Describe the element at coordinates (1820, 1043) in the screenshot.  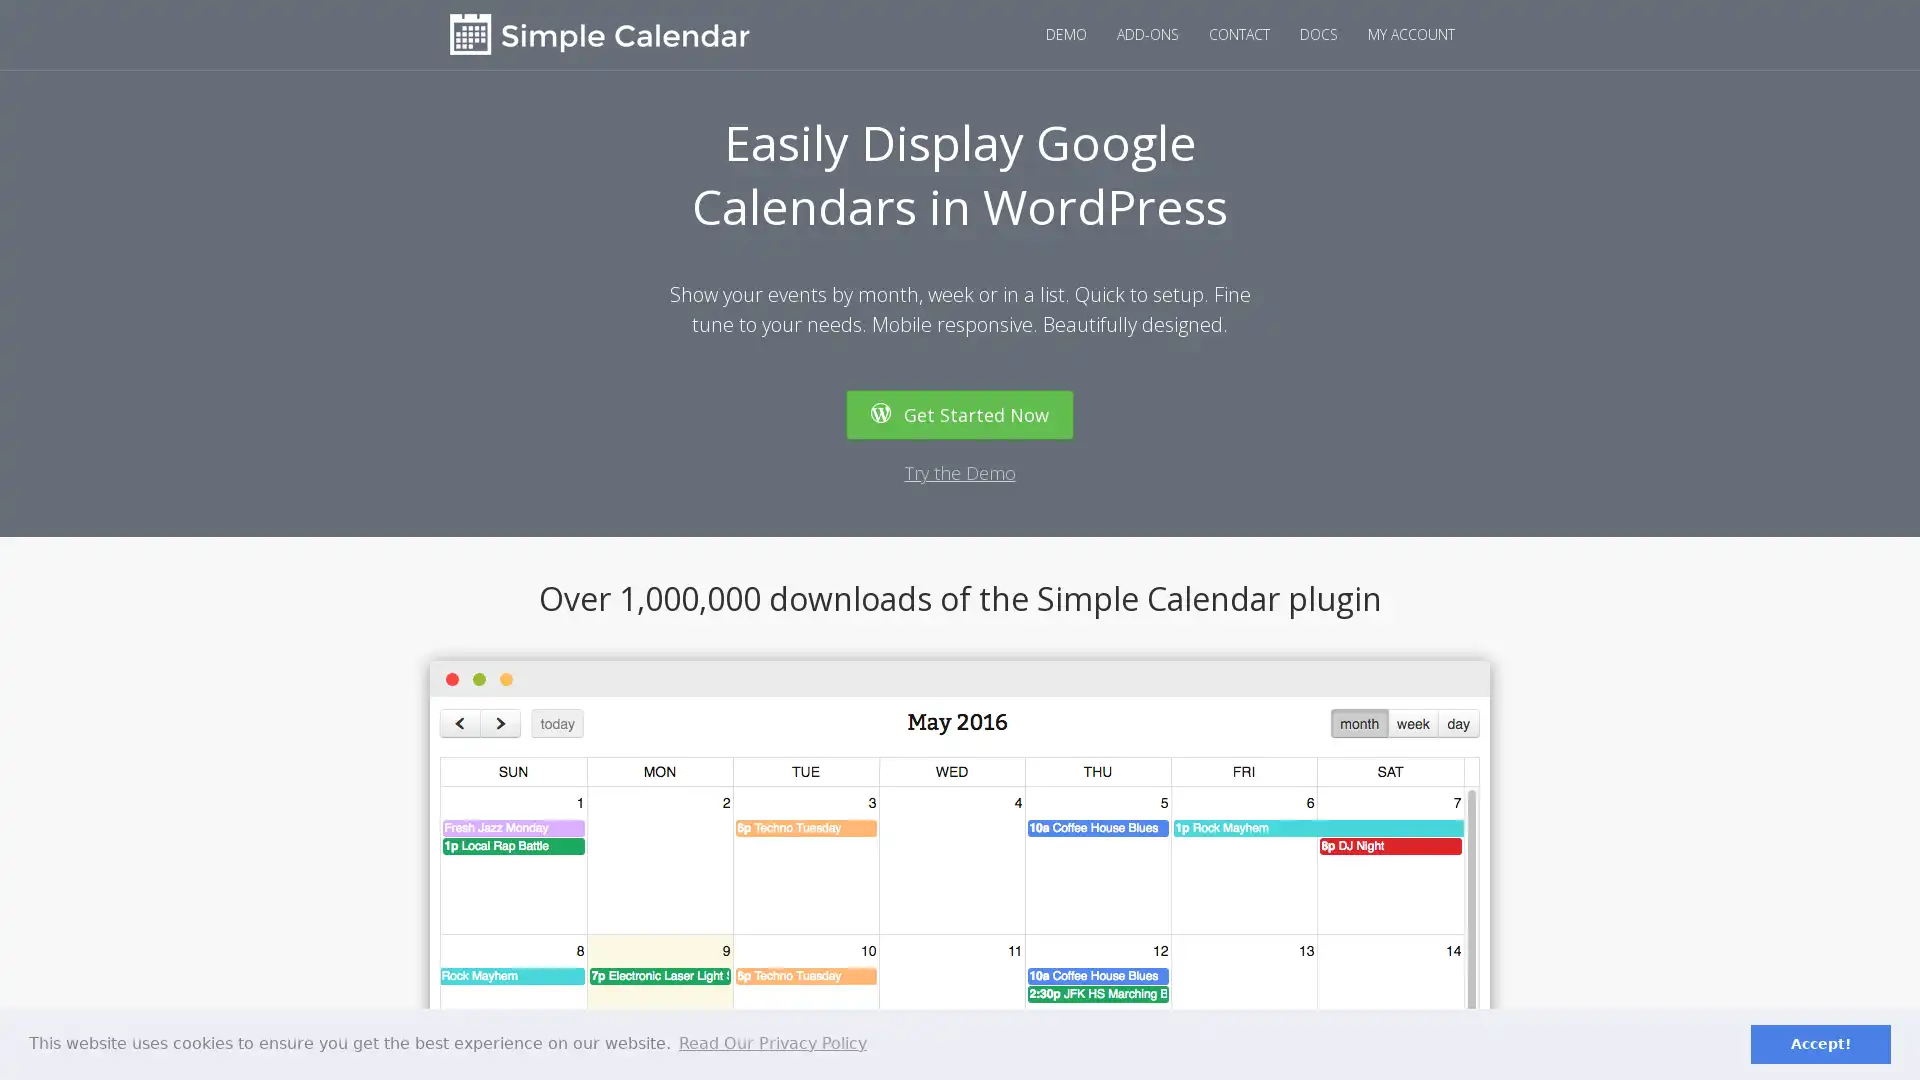
I see `dismiss cookie message` at that location.